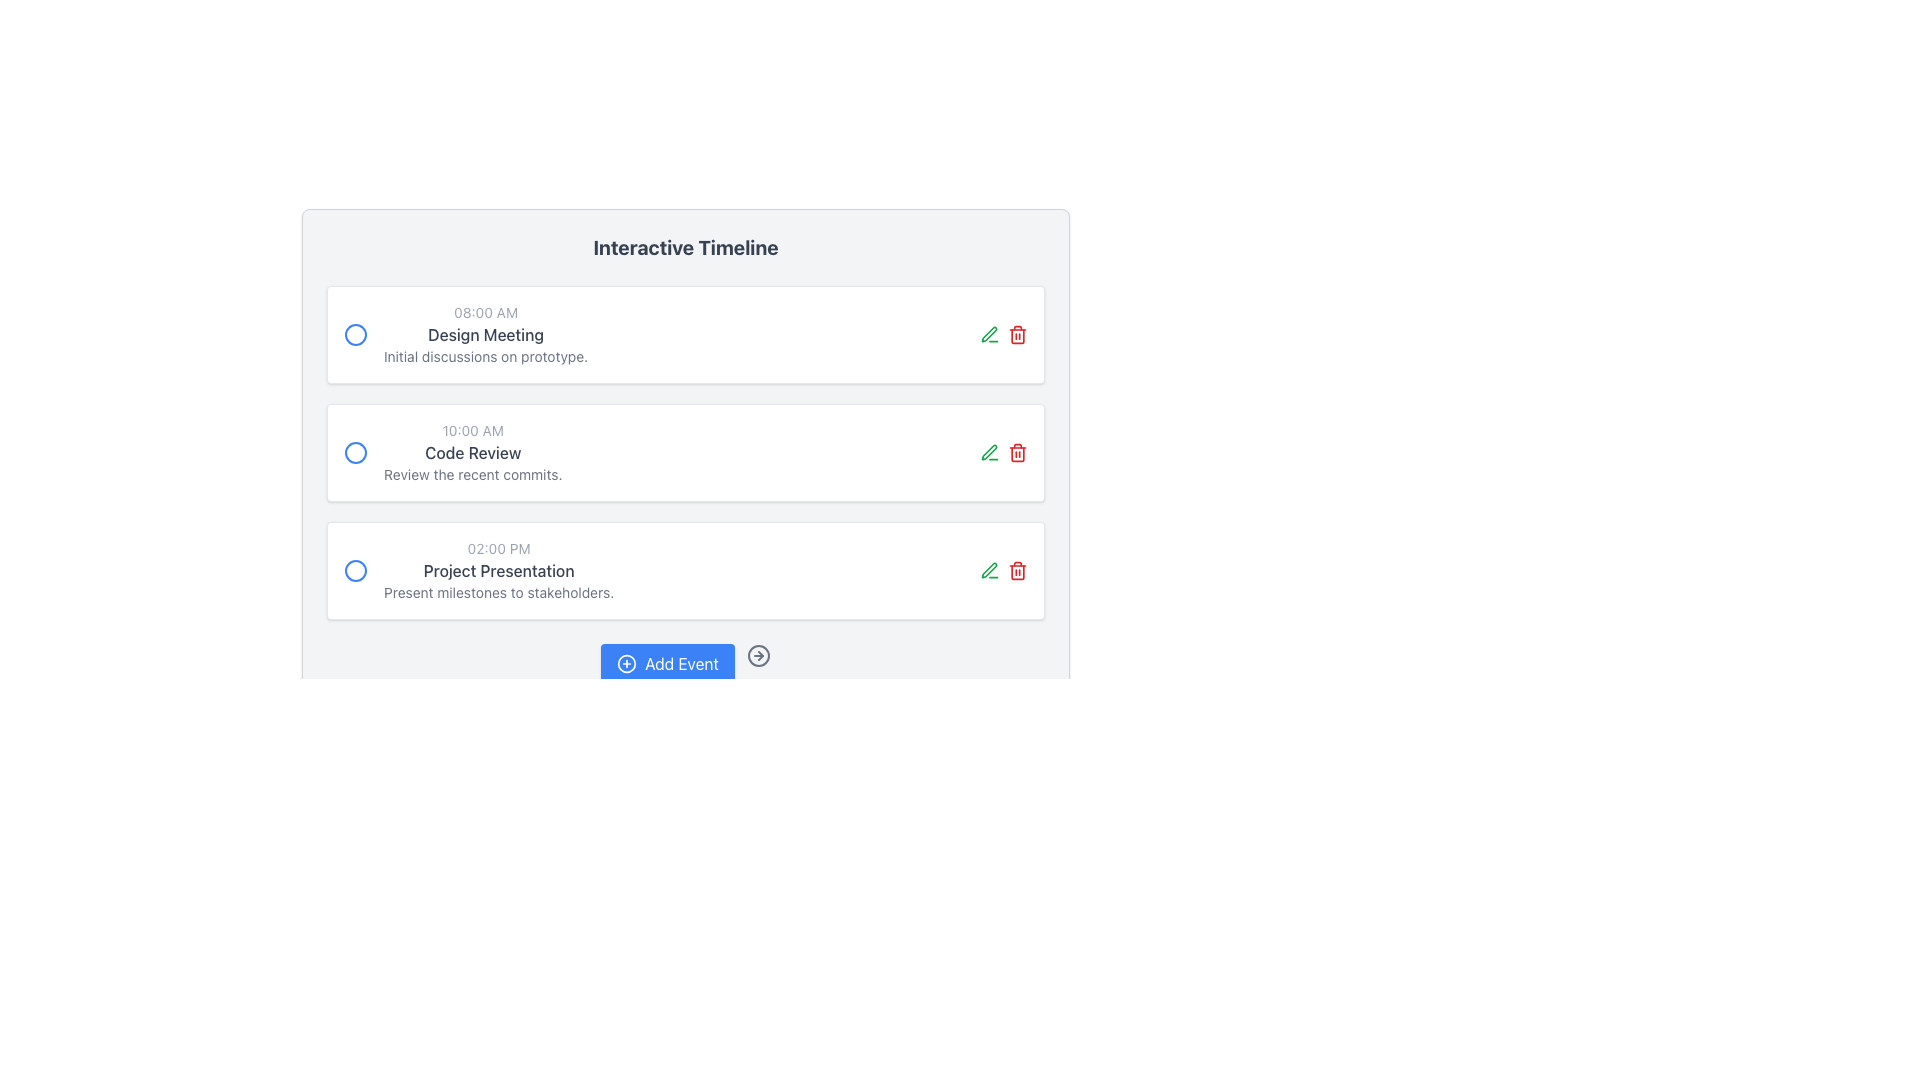  Describe the element at coordinates (626, 663) in the screenshot. I see `the small circular icon with a plus sign located inside the blue 'Add Event' button, positioned at the left end of the button` at that location.